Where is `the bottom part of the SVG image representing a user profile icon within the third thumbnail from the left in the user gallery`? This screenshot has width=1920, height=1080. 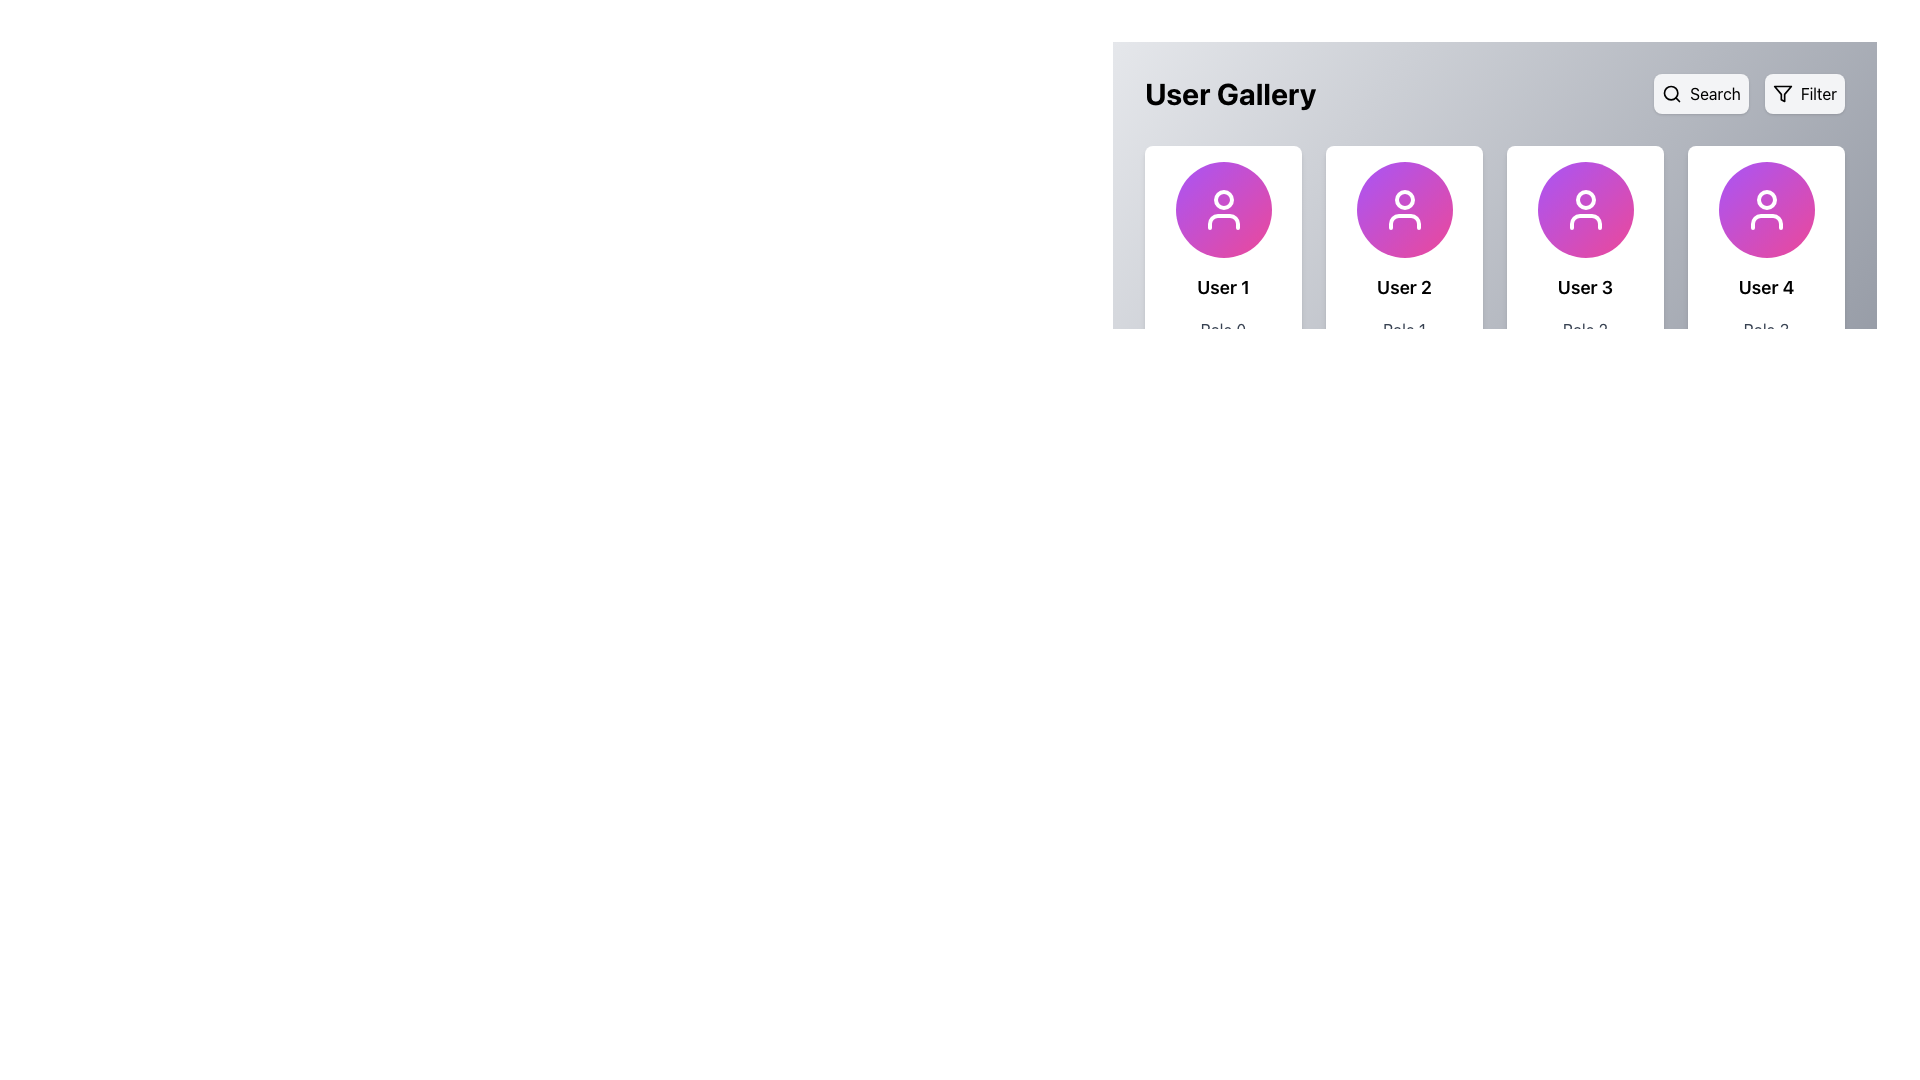 the bottom part of the SVG image representing a user profile icon within the third thumbnail from the left in the user gallery is located at coordinates (1584, 222).